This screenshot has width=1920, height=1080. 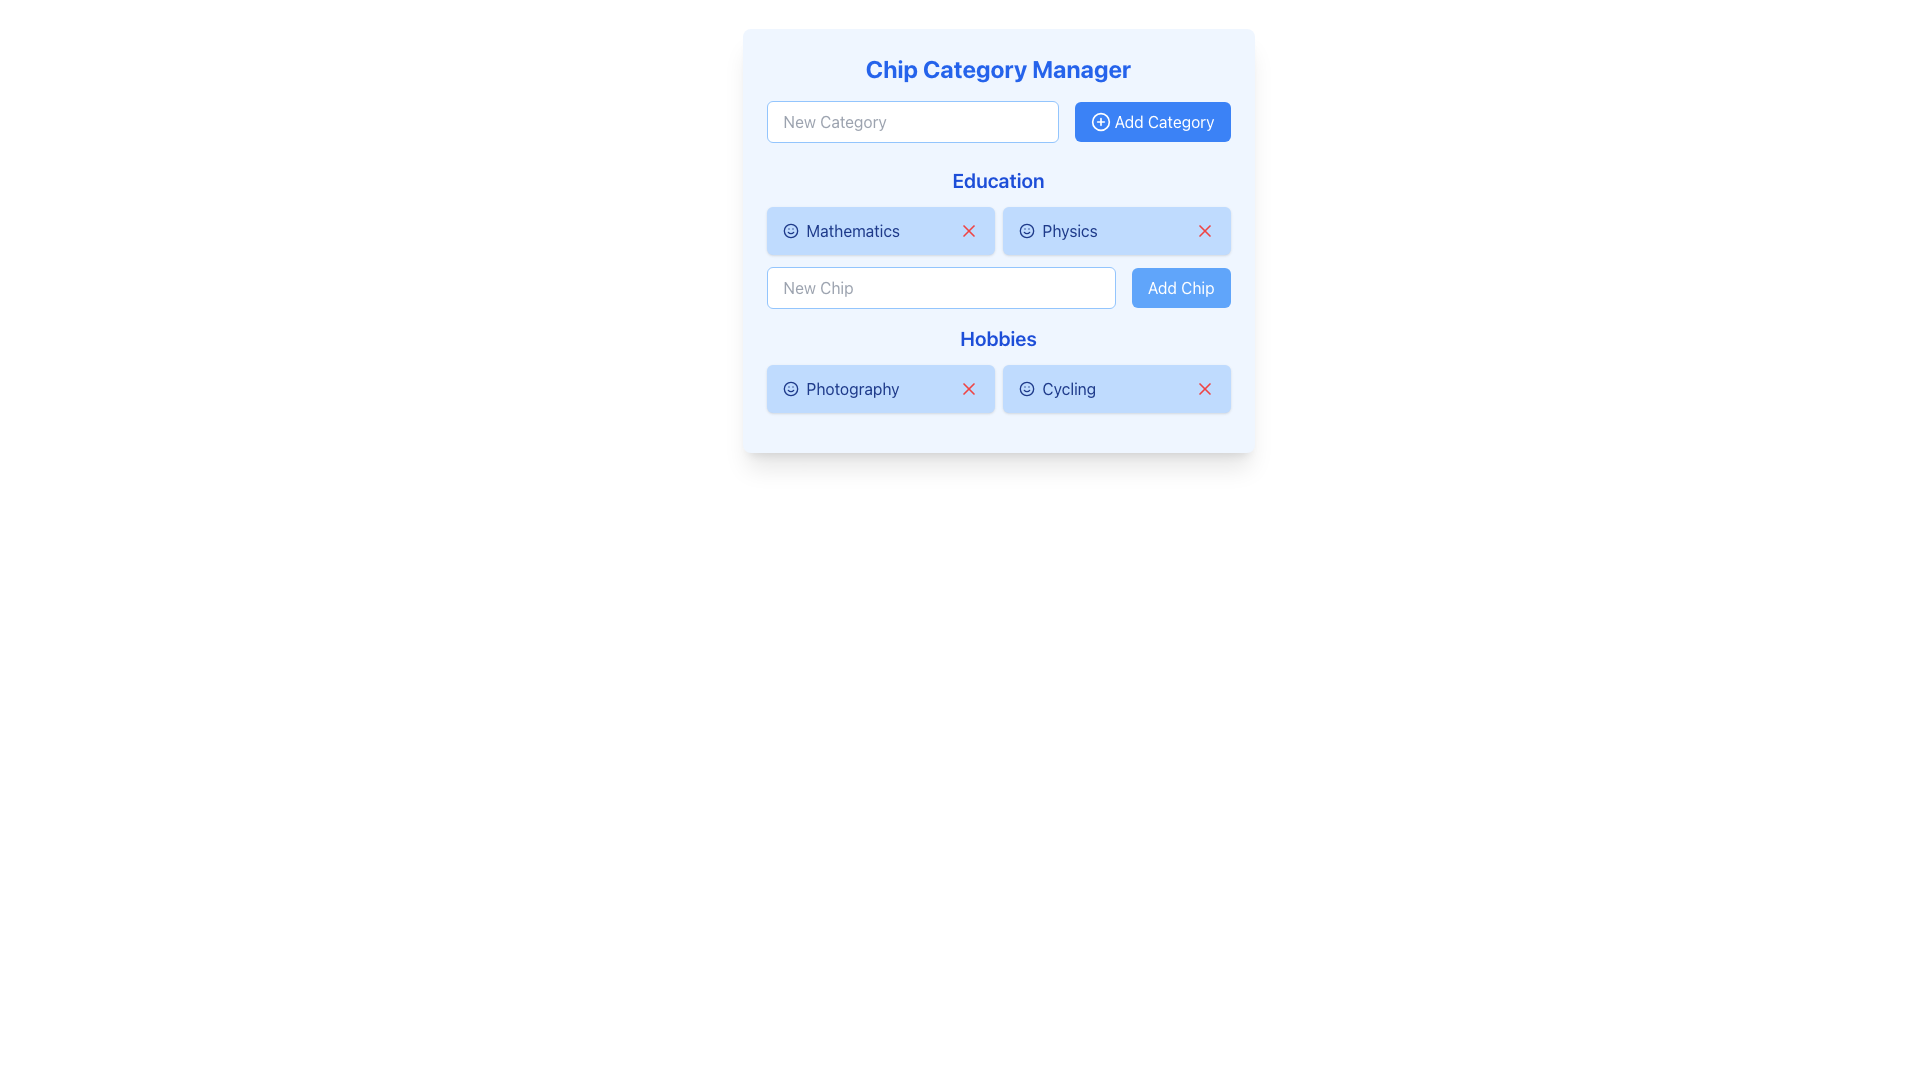 I want to click on the Photography icon located to the left of the Photography label in the Hobbies section, so click(x=789, y=389).